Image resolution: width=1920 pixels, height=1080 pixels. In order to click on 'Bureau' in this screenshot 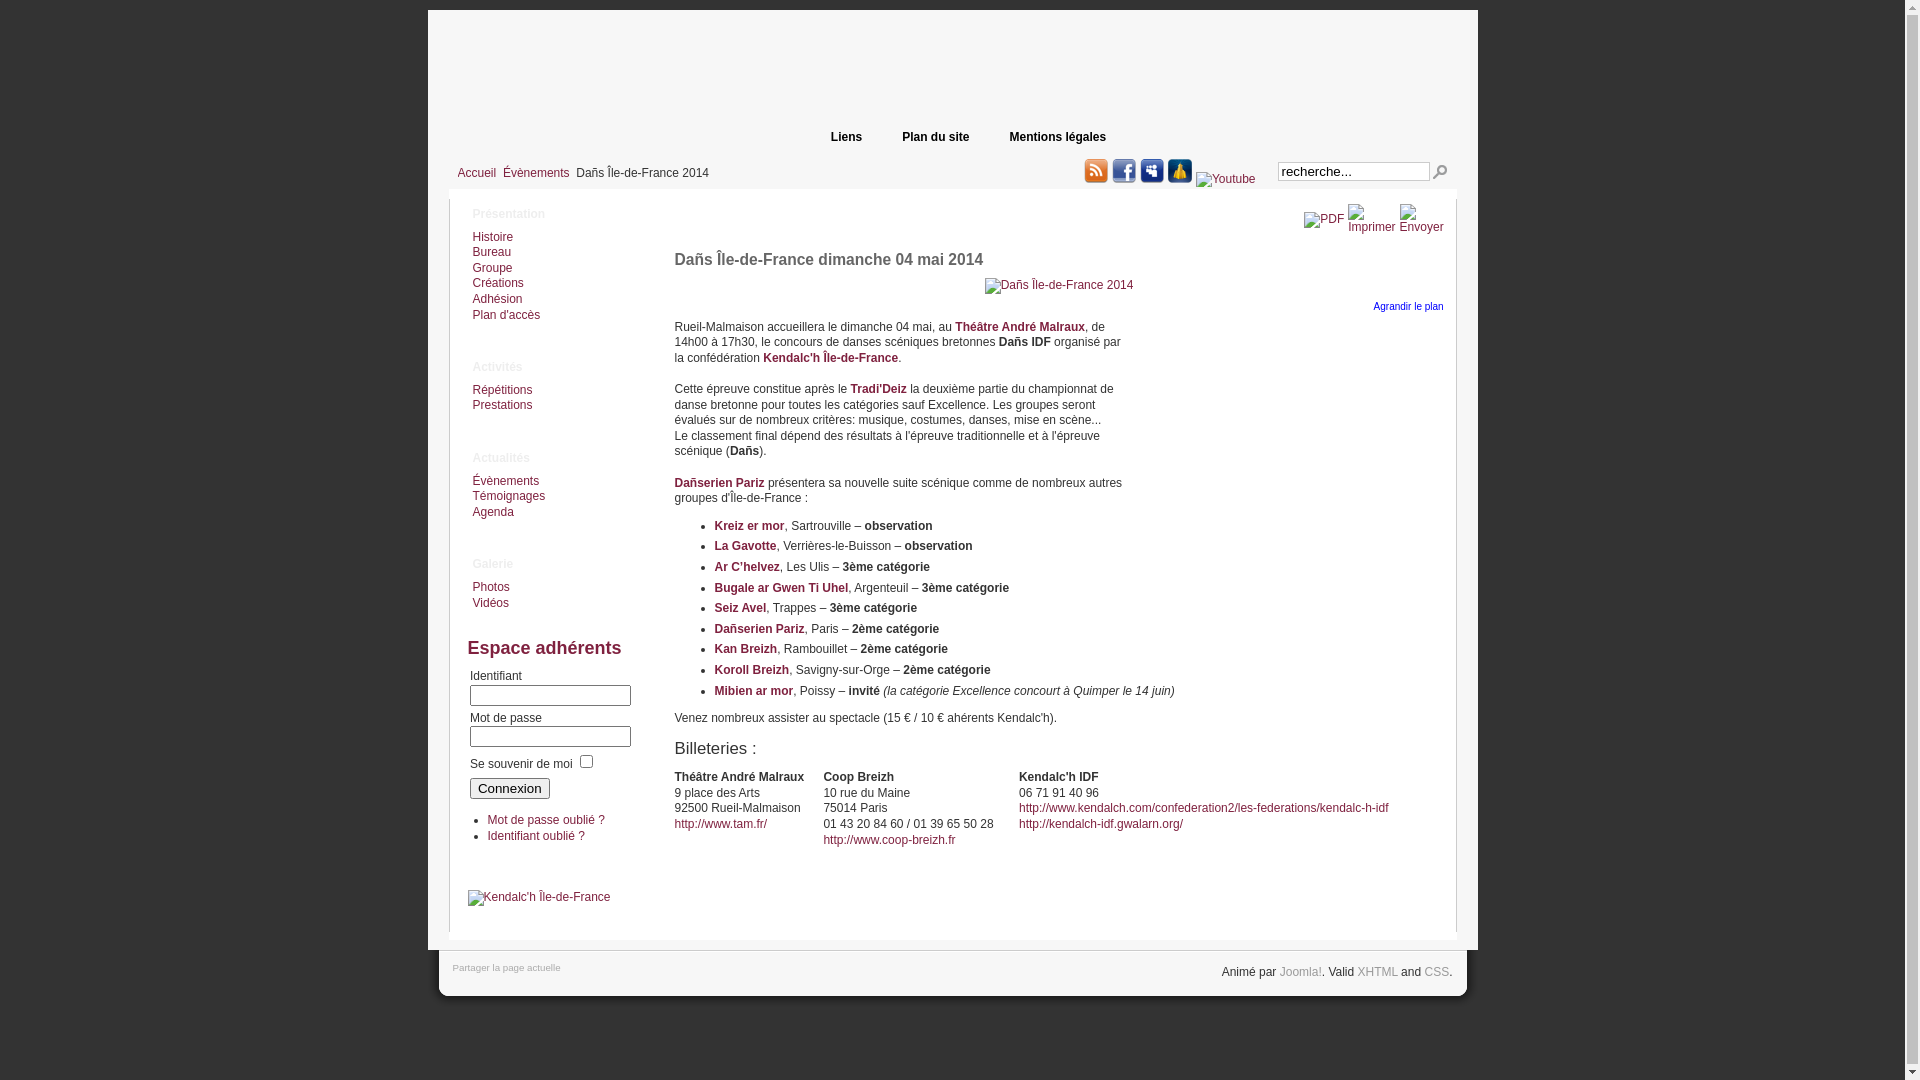, I will do `click(489, 250)`.